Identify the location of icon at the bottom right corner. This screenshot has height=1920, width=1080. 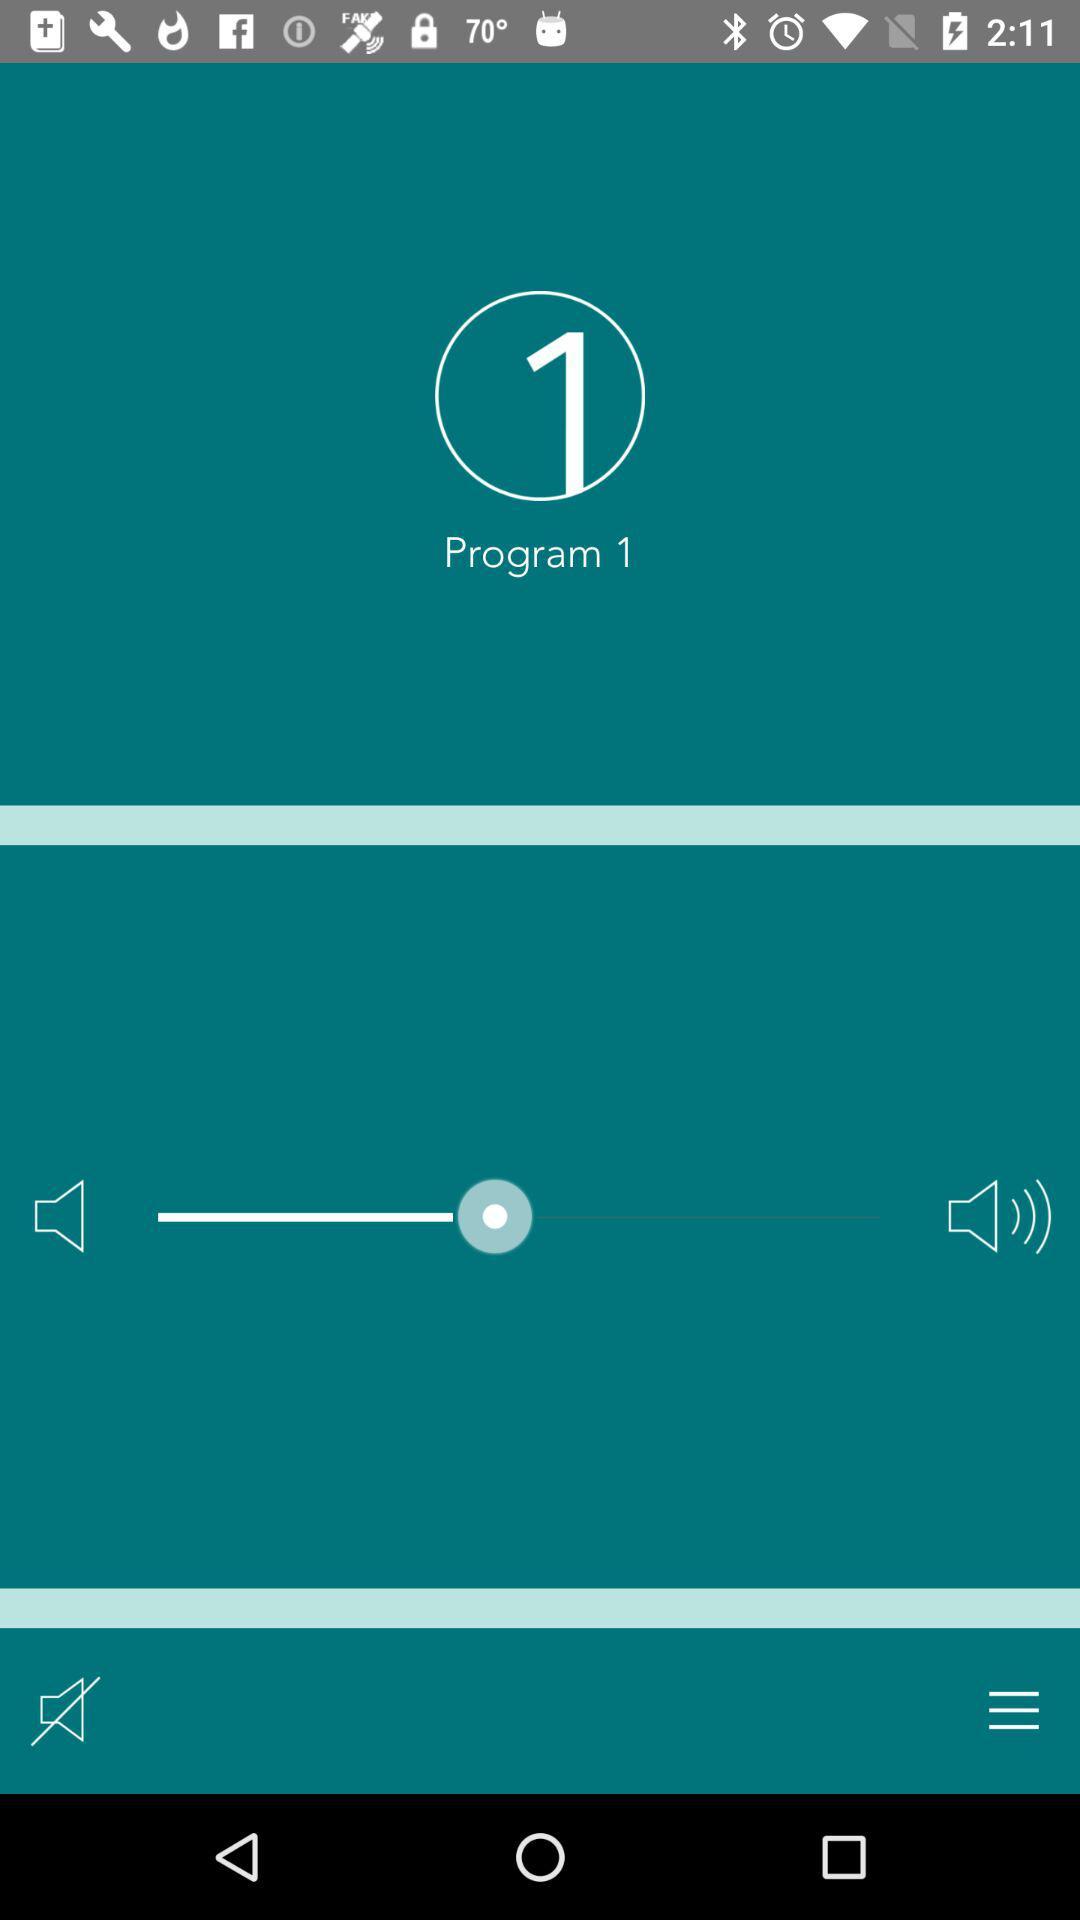
(1014, 1709).